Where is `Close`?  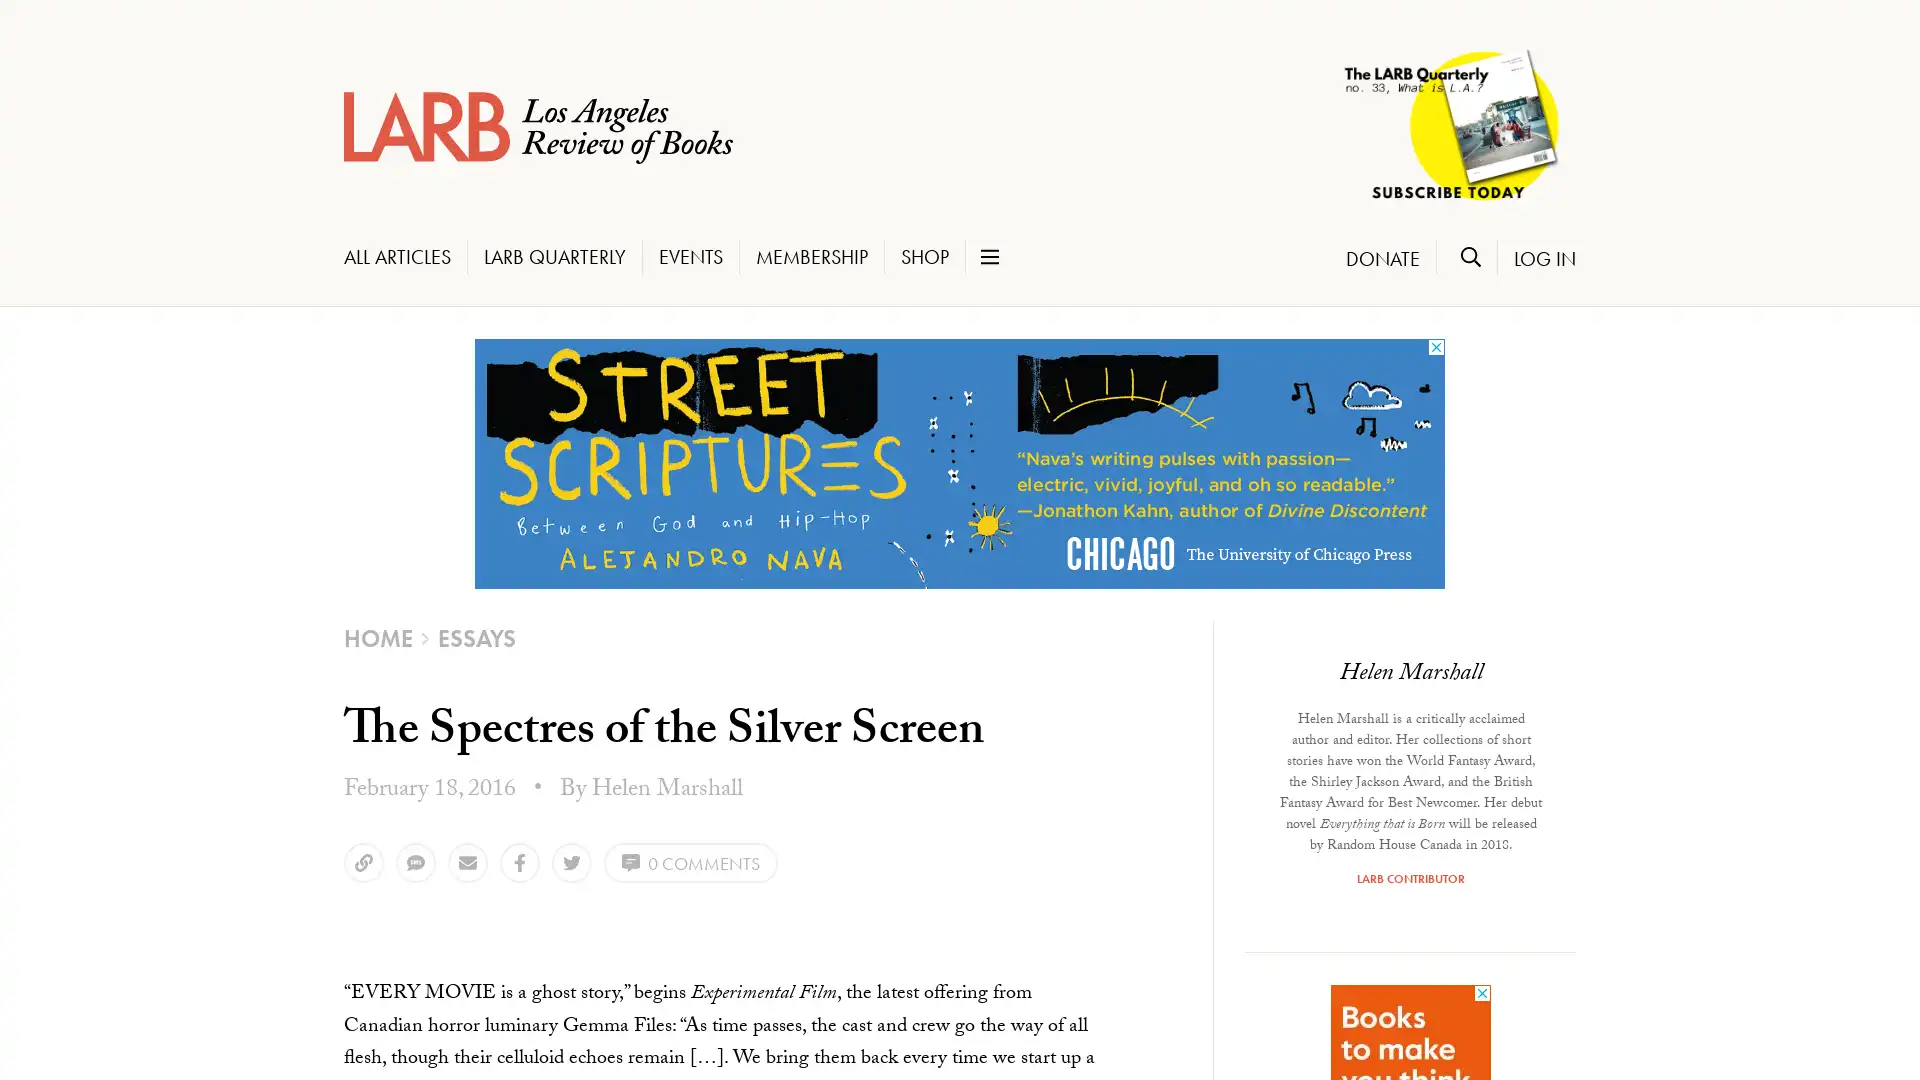 Close is located at coordinates (309, 547).